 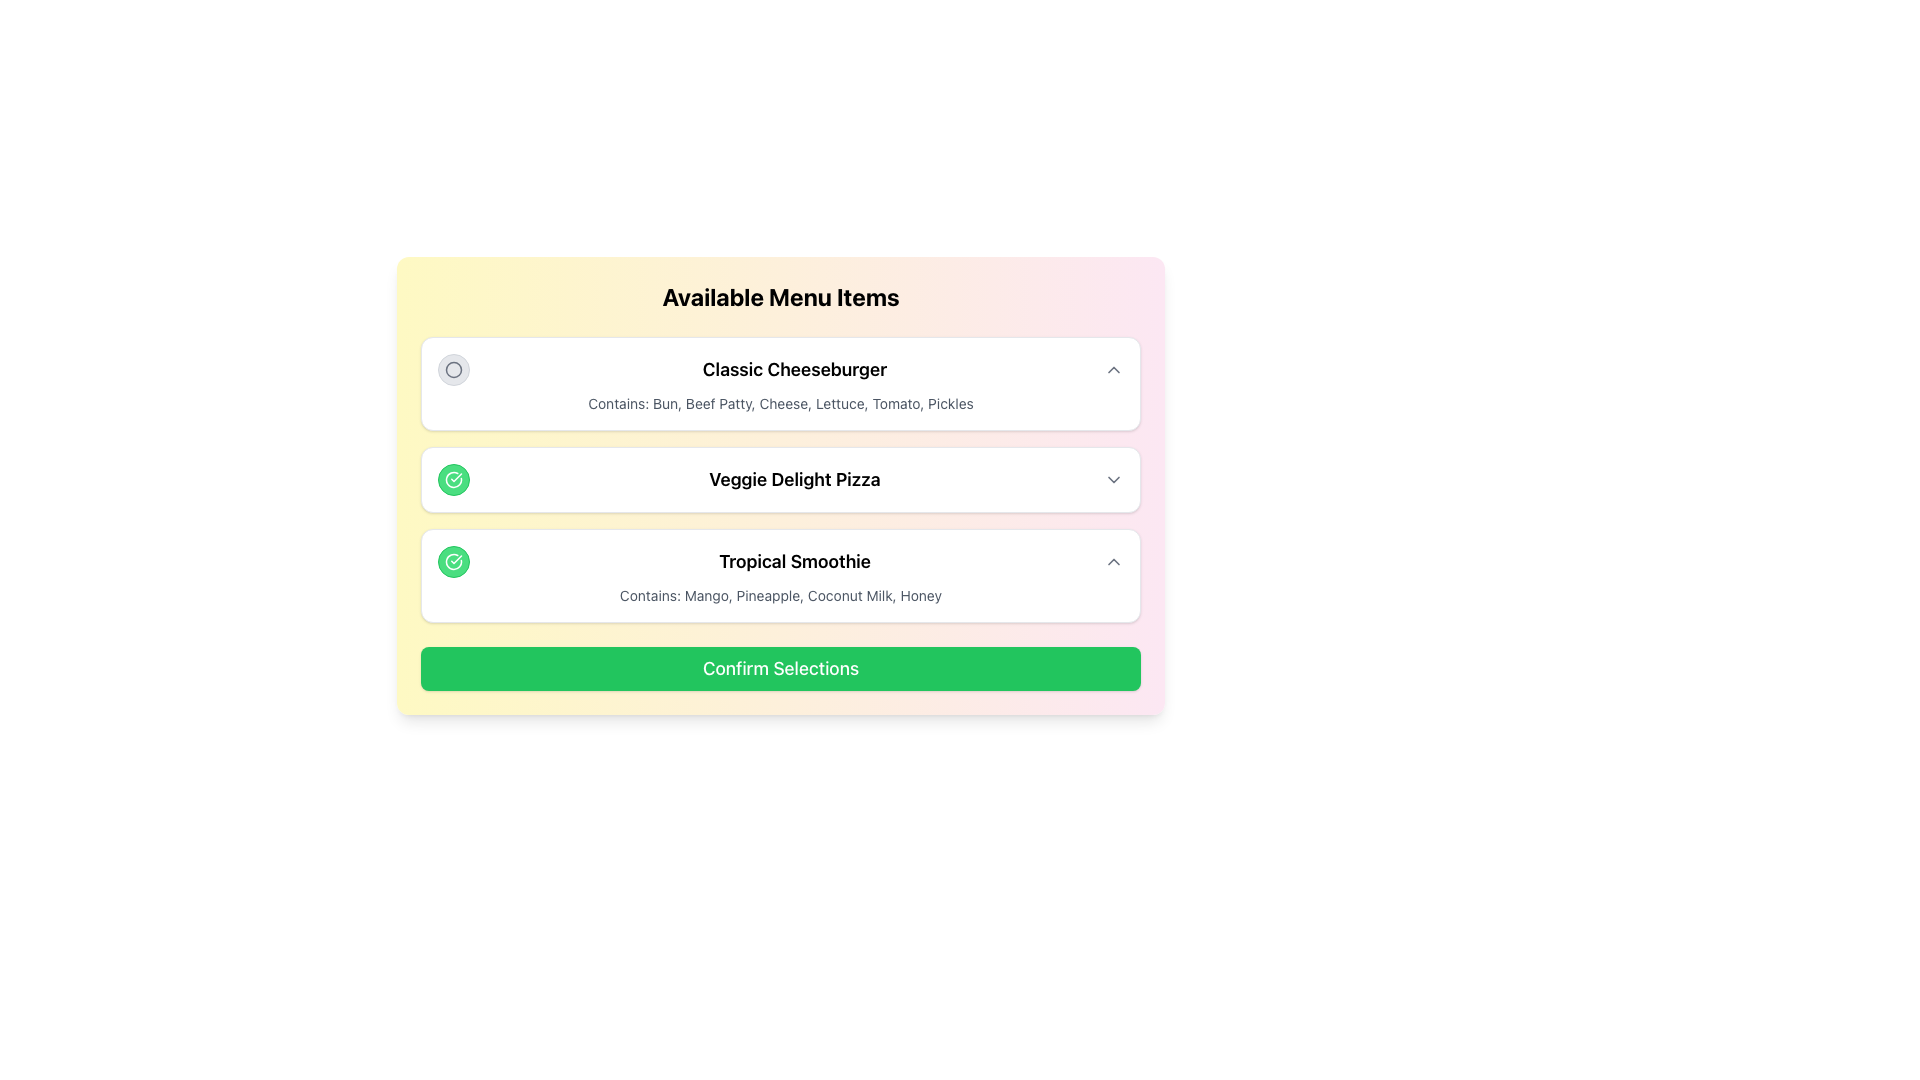 What do you see at coordinates (1112, 562) in the screenshot?
I see `the upward-pointing chevron icon button, which is gray and changes shade on hover, located at the far-right side of the 'Tropical Smoothie' menu item` at bounding box center [1112, 562].